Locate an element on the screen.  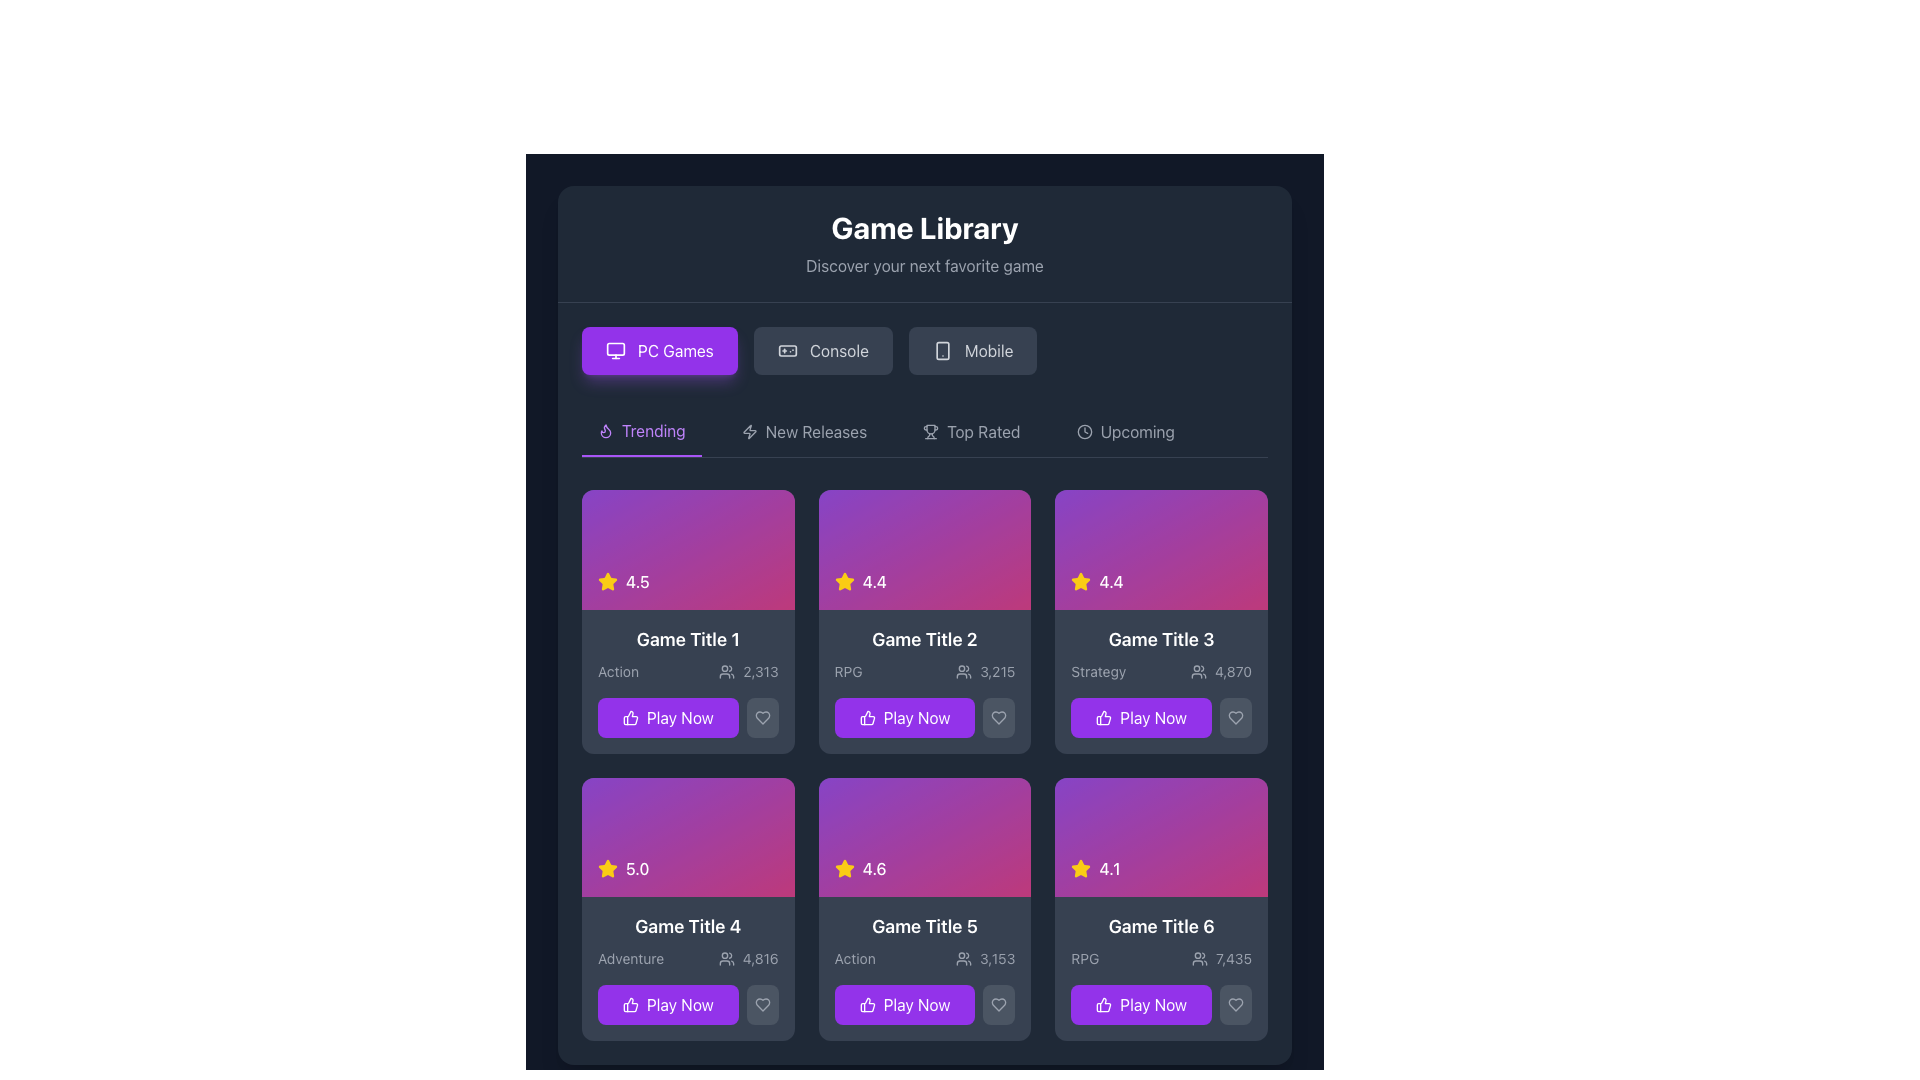
the star icon filled with yellow, which is part of the rating display next to the text '4.4' in the second card from the left in the top row of the game library grid is located at coordinates (844, 581).